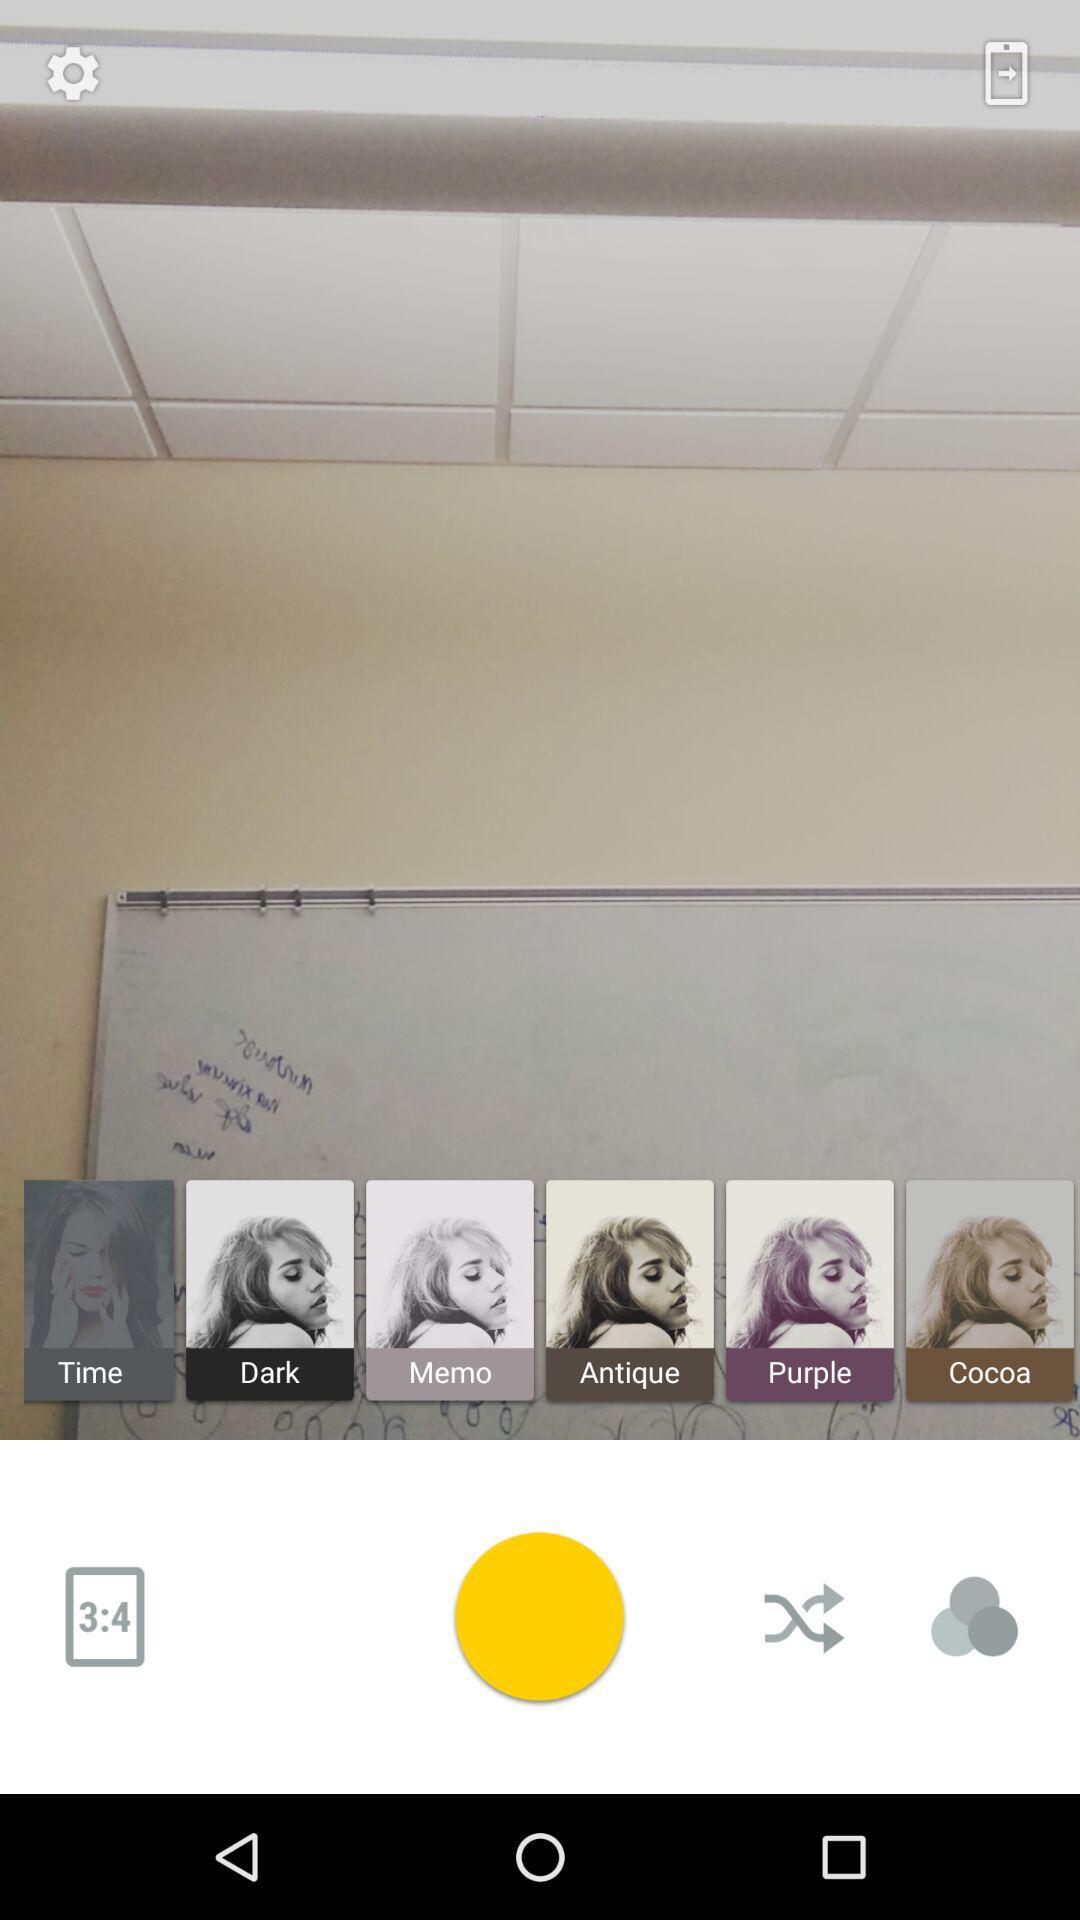 The image size is (1080, 1920). What do you see at coordinates (990, 1290) in the screenshot?
I see `first image at the bottom right corner of the page` at bounding box center [990, 1290].